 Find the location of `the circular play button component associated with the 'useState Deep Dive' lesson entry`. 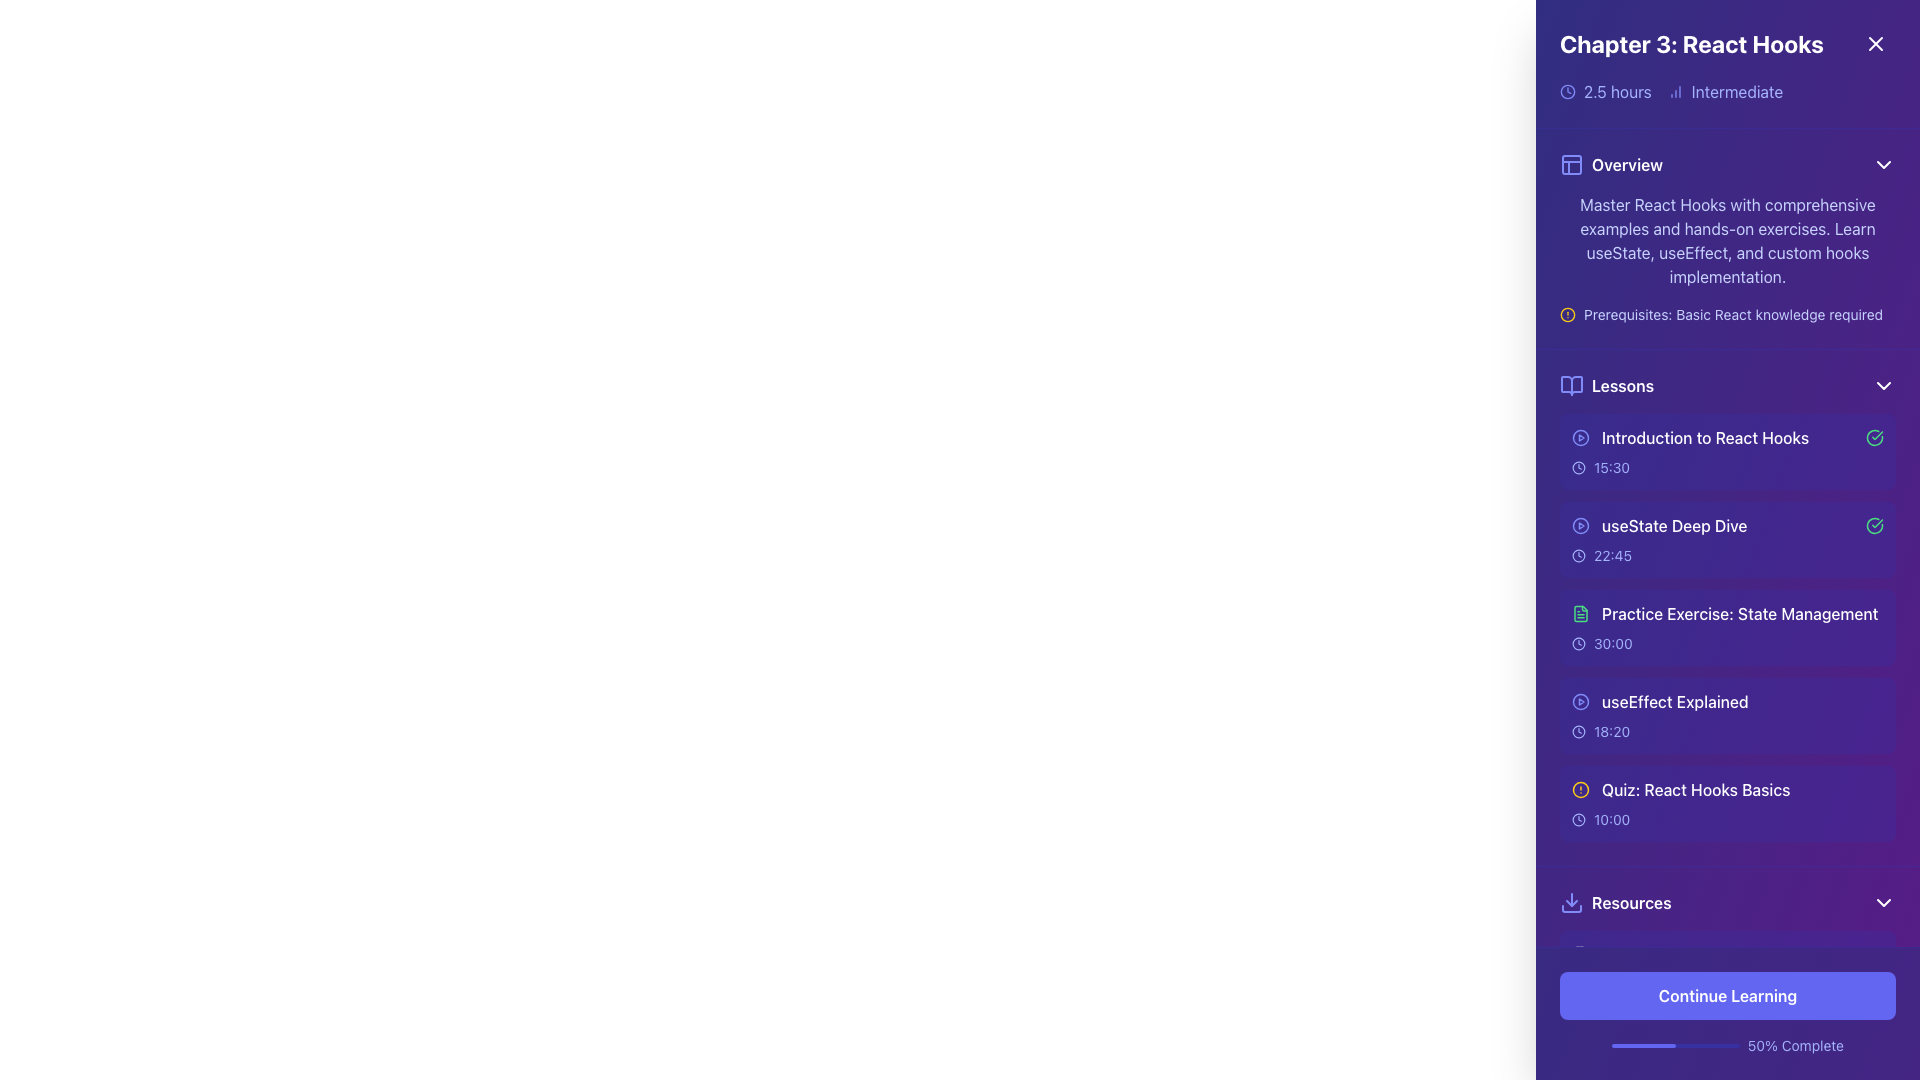

the circular play button component associated with the 'useState Deep Dive' lesson entry is located at coordinates (1579, 524).